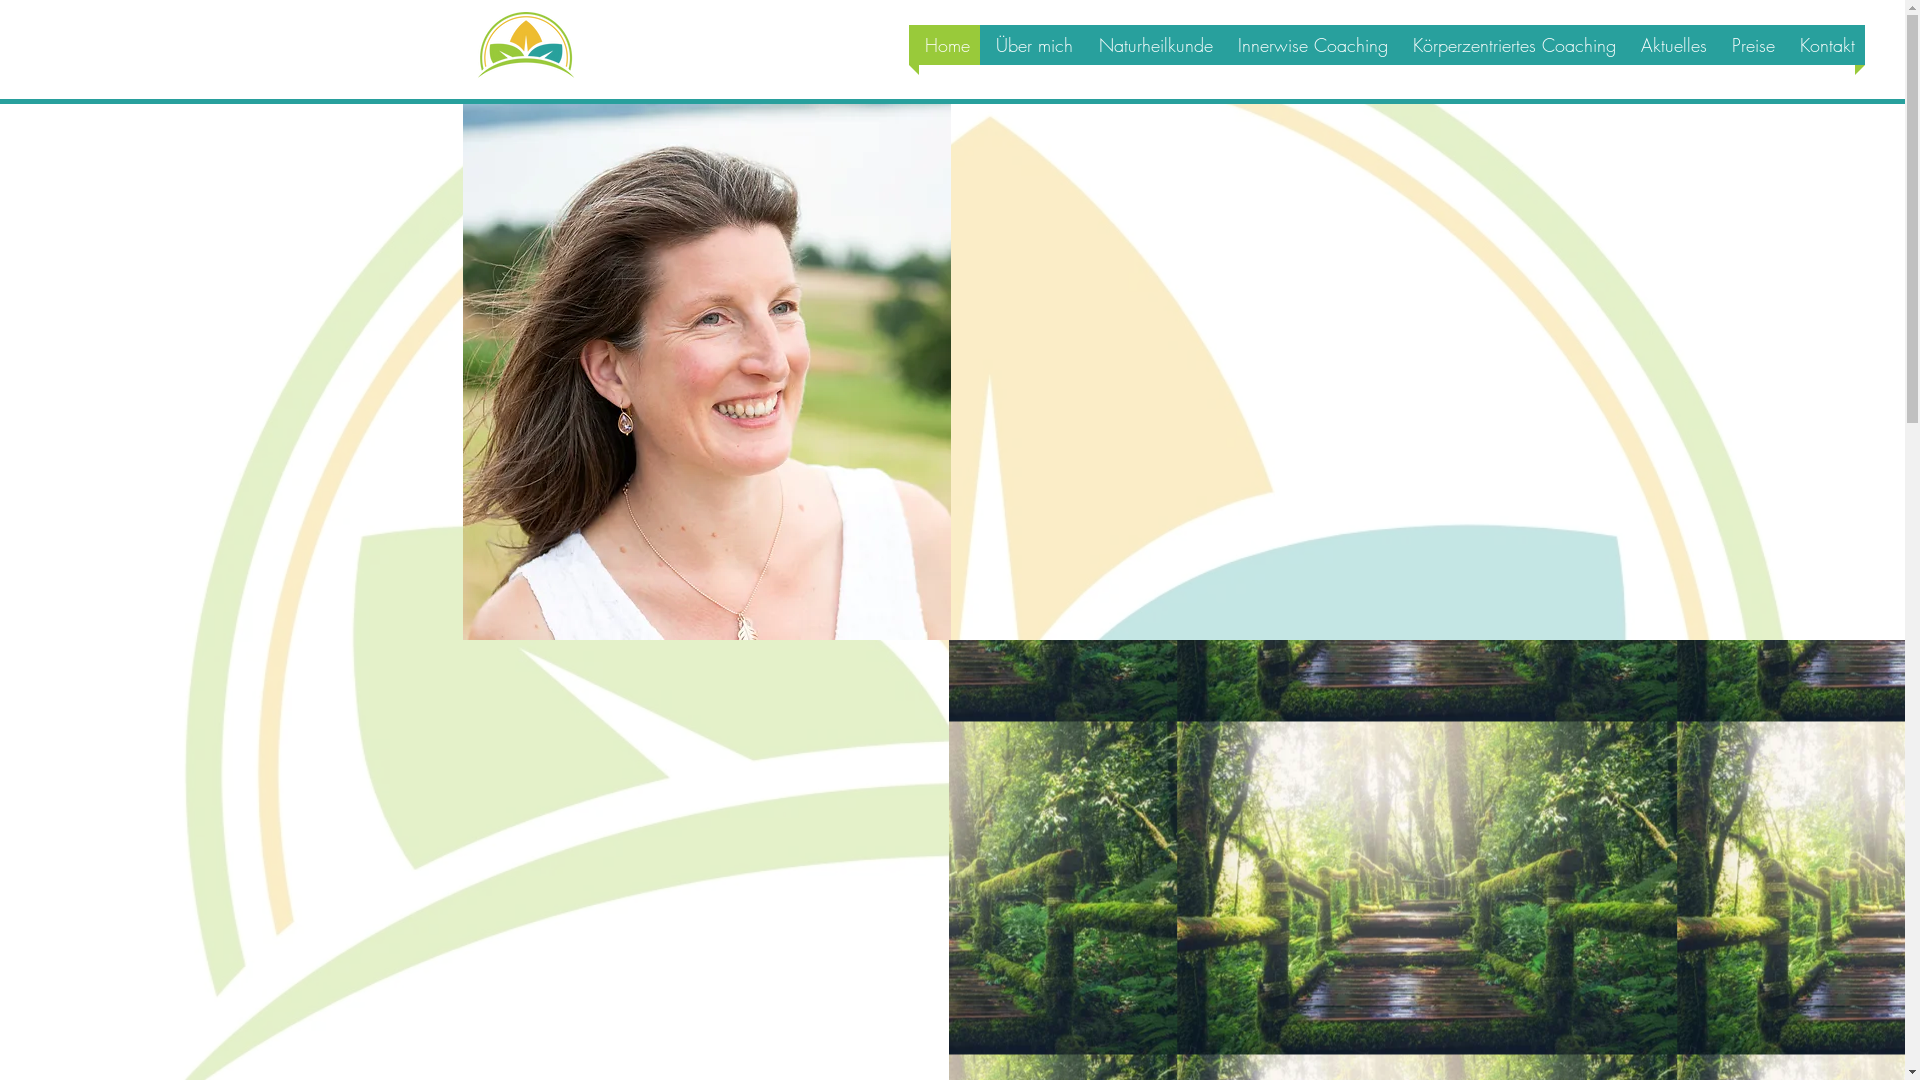 This screenshot has width=1920, height=1080. What do you see at coordinates (1824, 45) in the screenshot?
I see `'Kontakt'` at bounding box center [1824, 45].